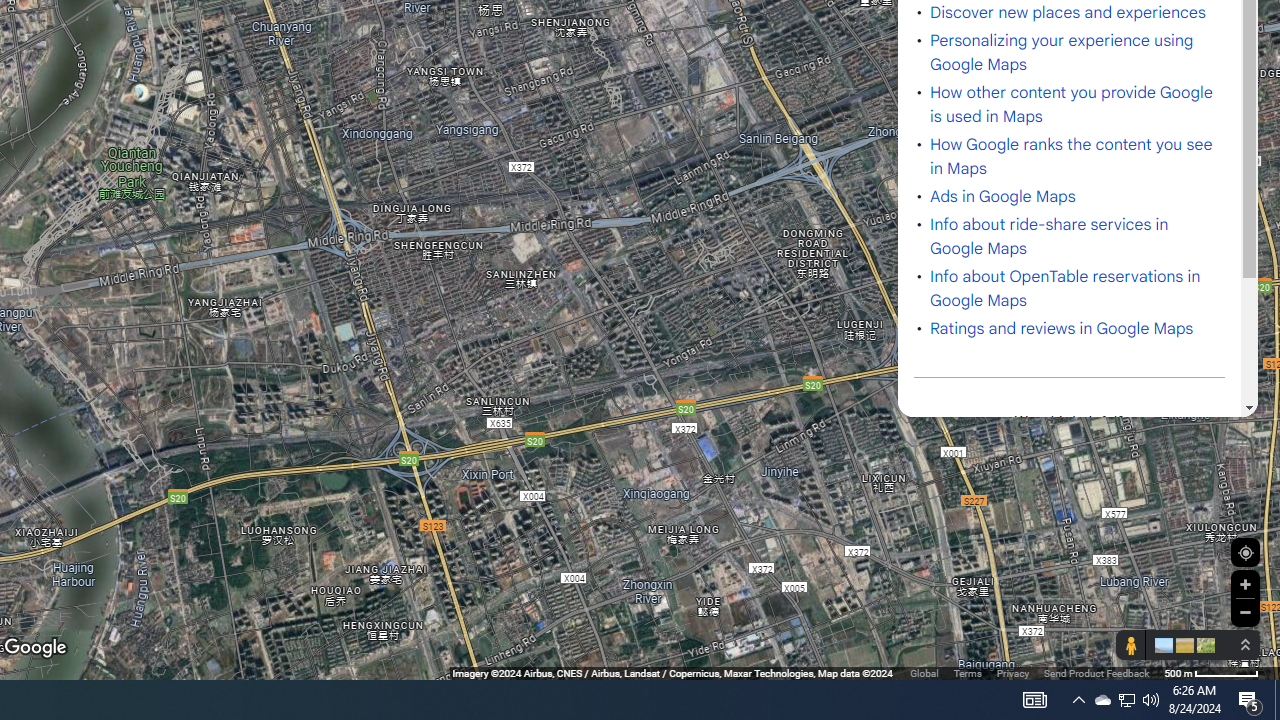  What do you see at coordinates (1048, 236) in the screenshot?
I see `'Info about ride-share services in Google Maps'` at bounding box center [1048, 236].